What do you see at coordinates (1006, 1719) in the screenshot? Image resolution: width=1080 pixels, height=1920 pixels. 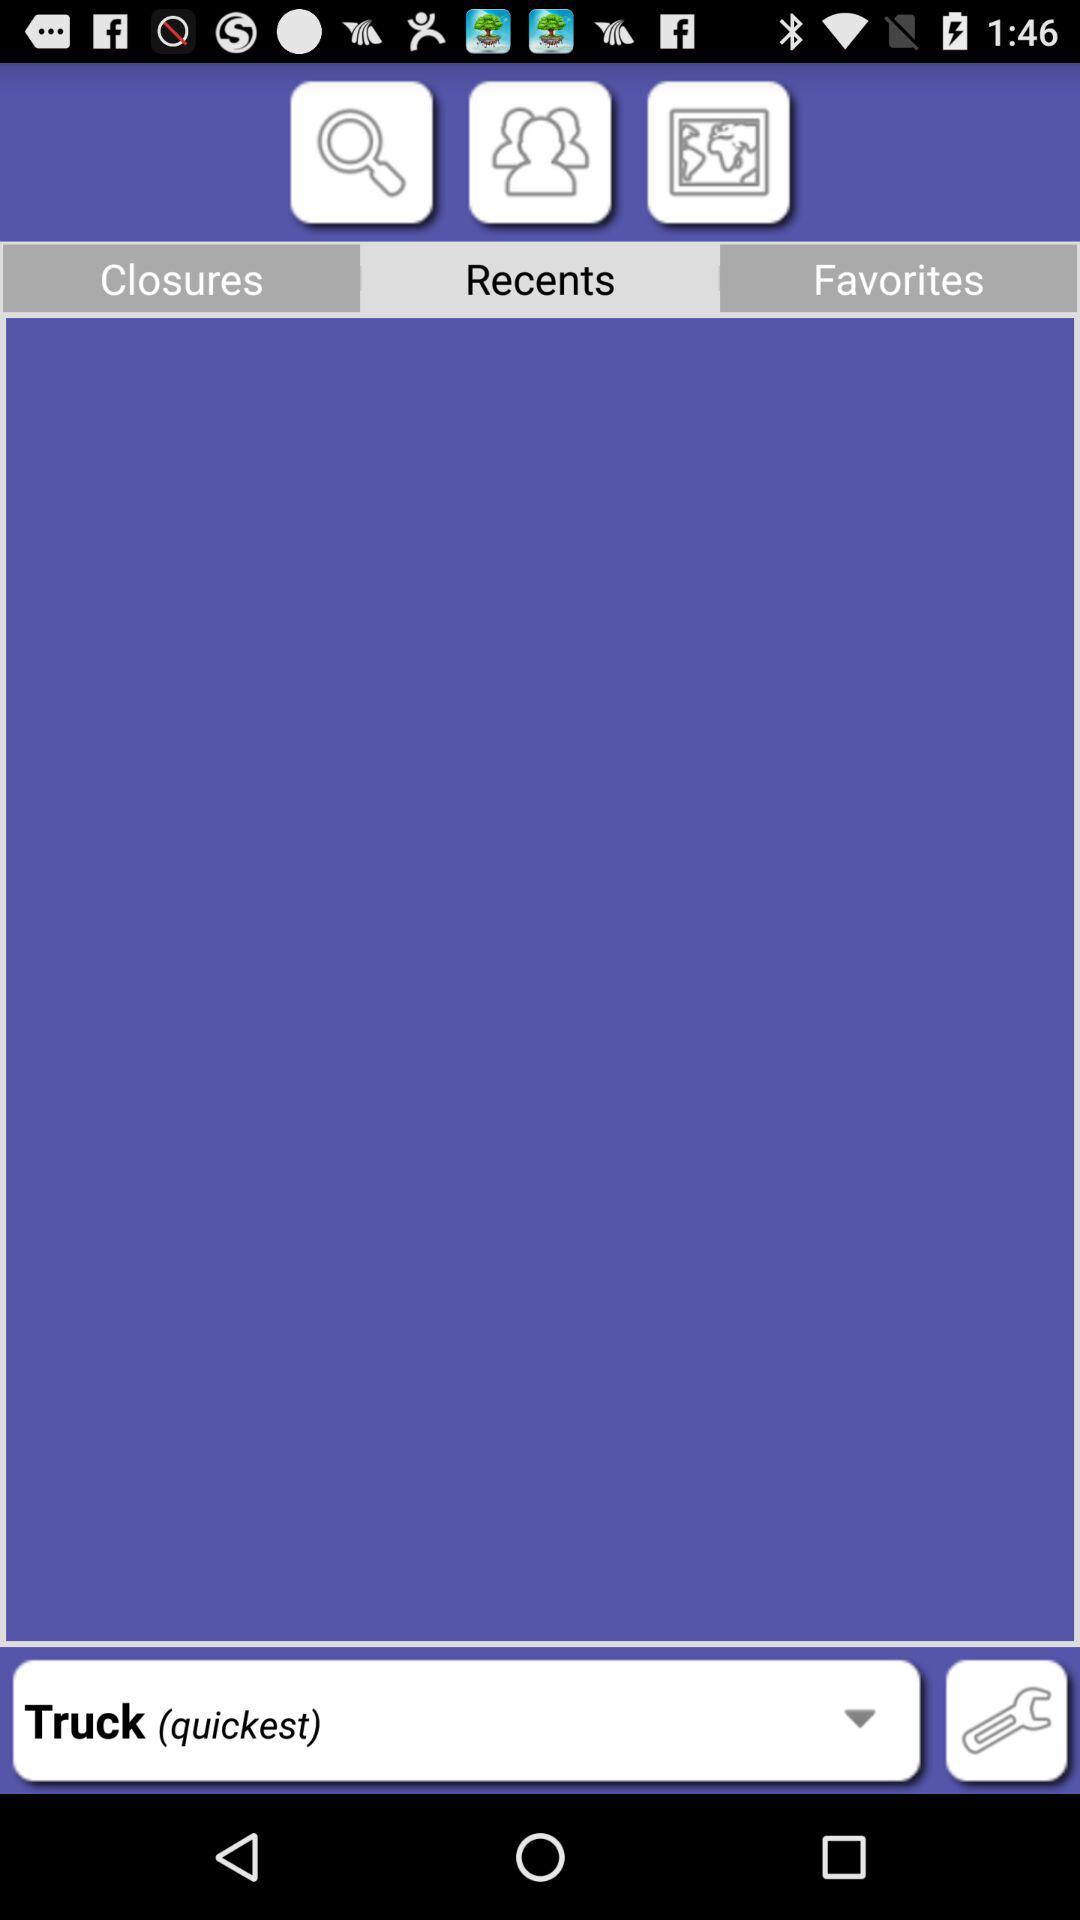 I see `the button next to truck (quickest) item` at bounding box center [1006, 1719].